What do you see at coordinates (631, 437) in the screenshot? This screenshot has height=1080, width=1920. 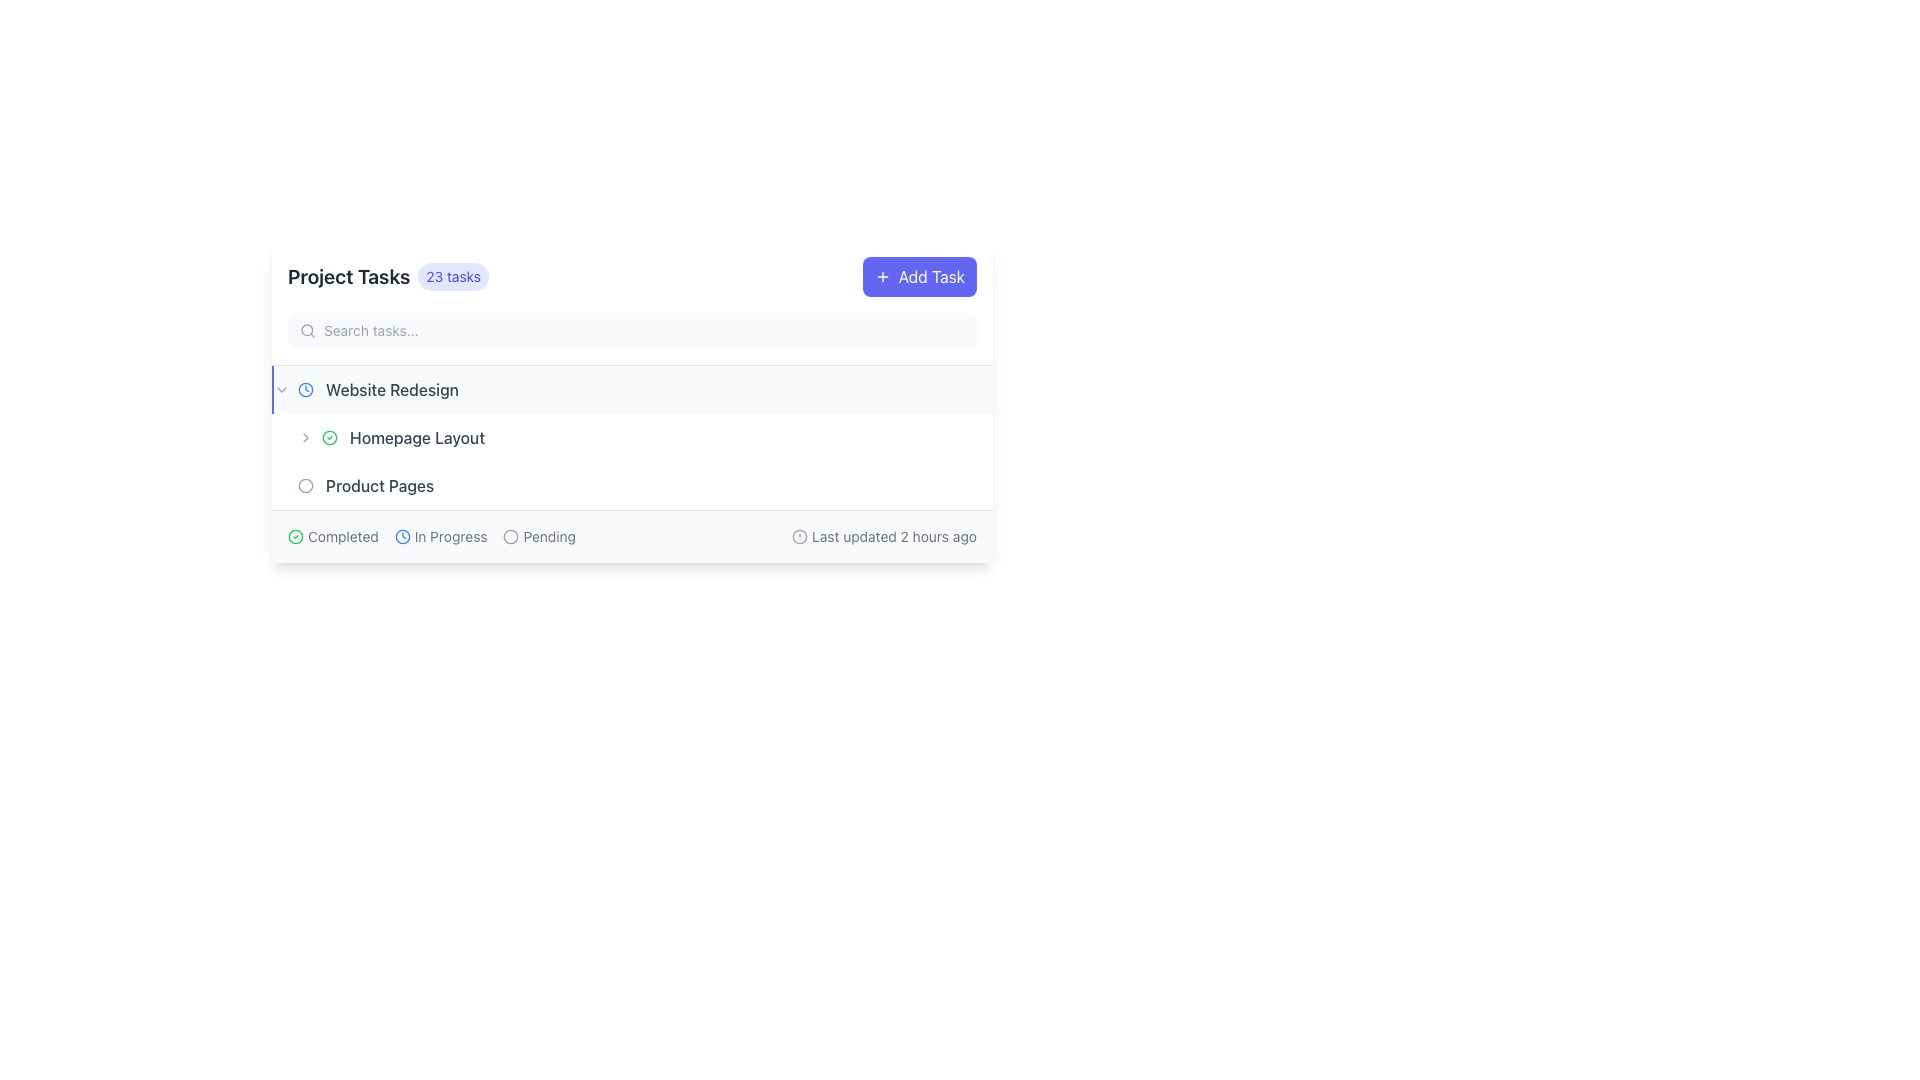 I see `the second item` at bounding box center [631, 437].